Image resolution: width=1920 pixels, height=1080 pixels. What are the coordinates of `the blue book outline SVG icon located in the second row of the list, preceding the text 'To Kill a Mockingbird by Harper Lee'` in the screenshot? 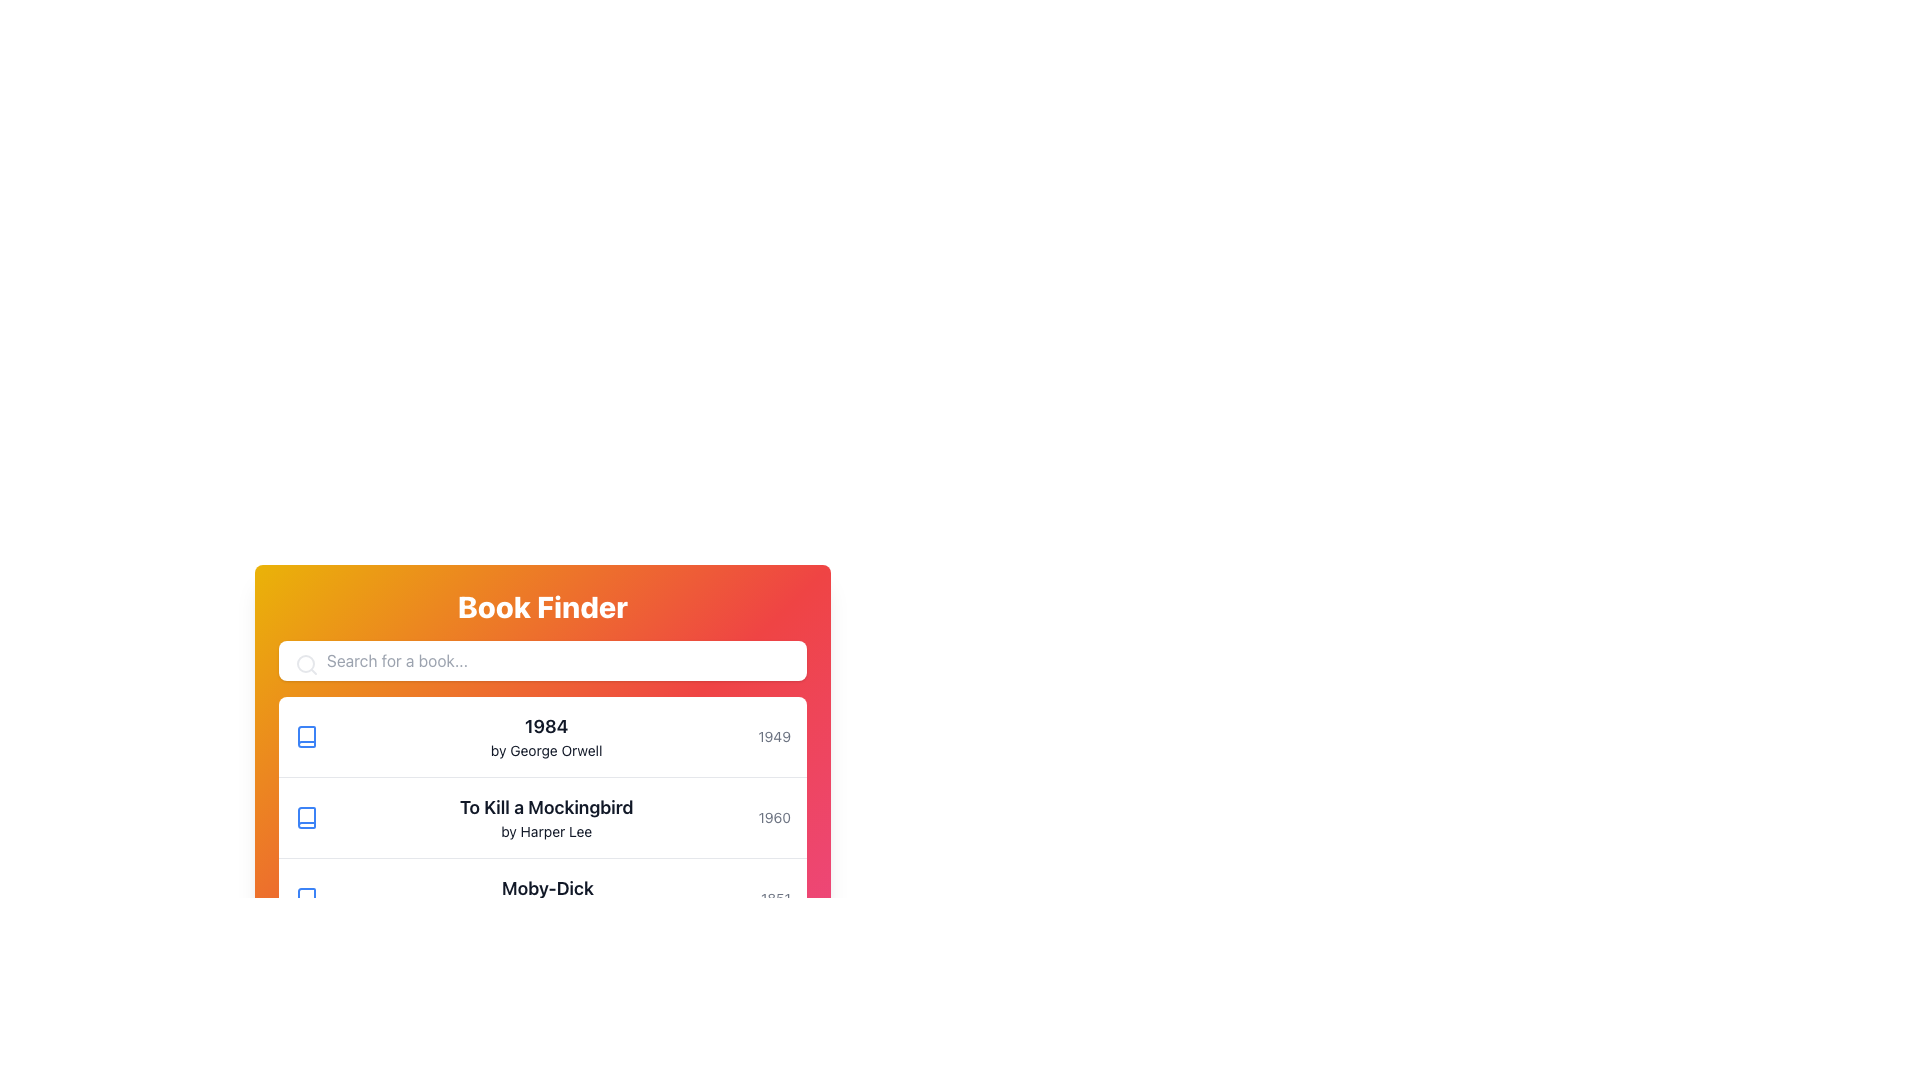 It's located at (306, 817).